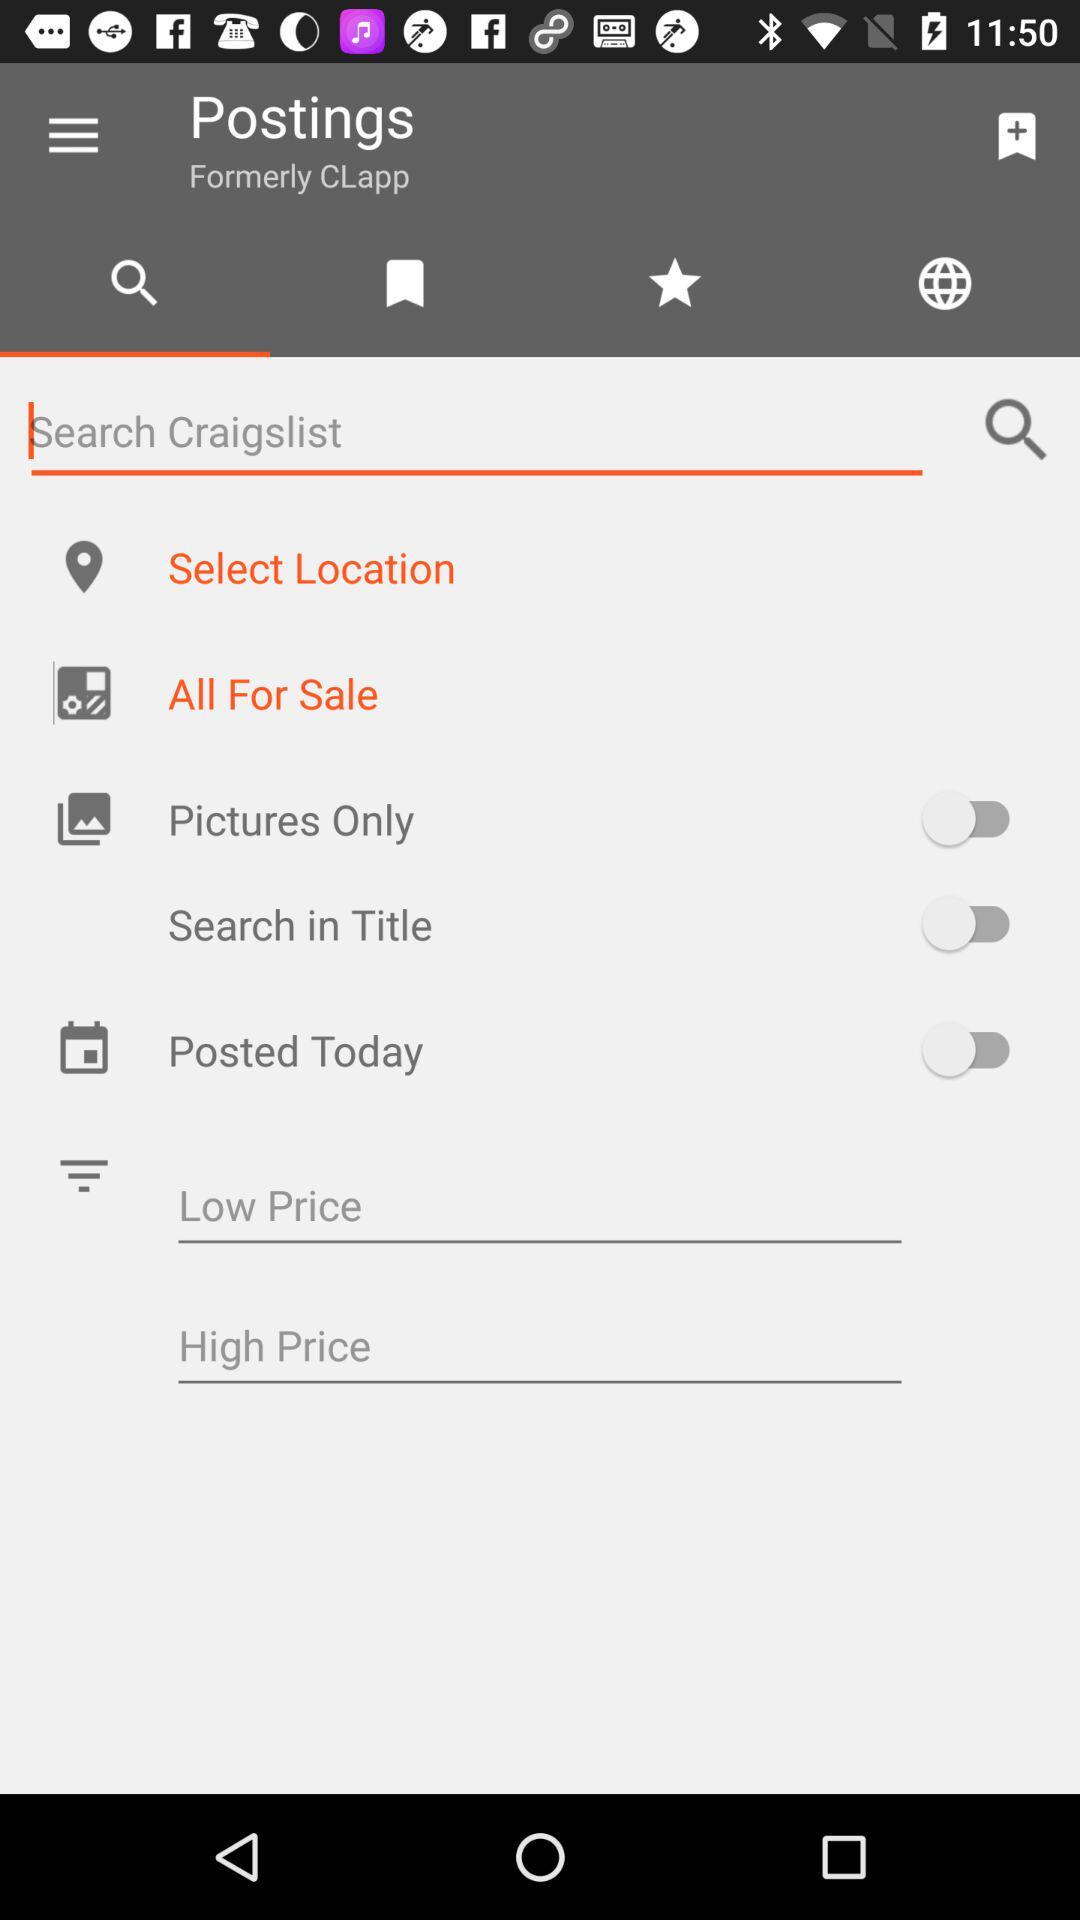 Image resolution: width=1080 pixels, height=1920 pixels. I want to click on search in title, so click(974, 922).